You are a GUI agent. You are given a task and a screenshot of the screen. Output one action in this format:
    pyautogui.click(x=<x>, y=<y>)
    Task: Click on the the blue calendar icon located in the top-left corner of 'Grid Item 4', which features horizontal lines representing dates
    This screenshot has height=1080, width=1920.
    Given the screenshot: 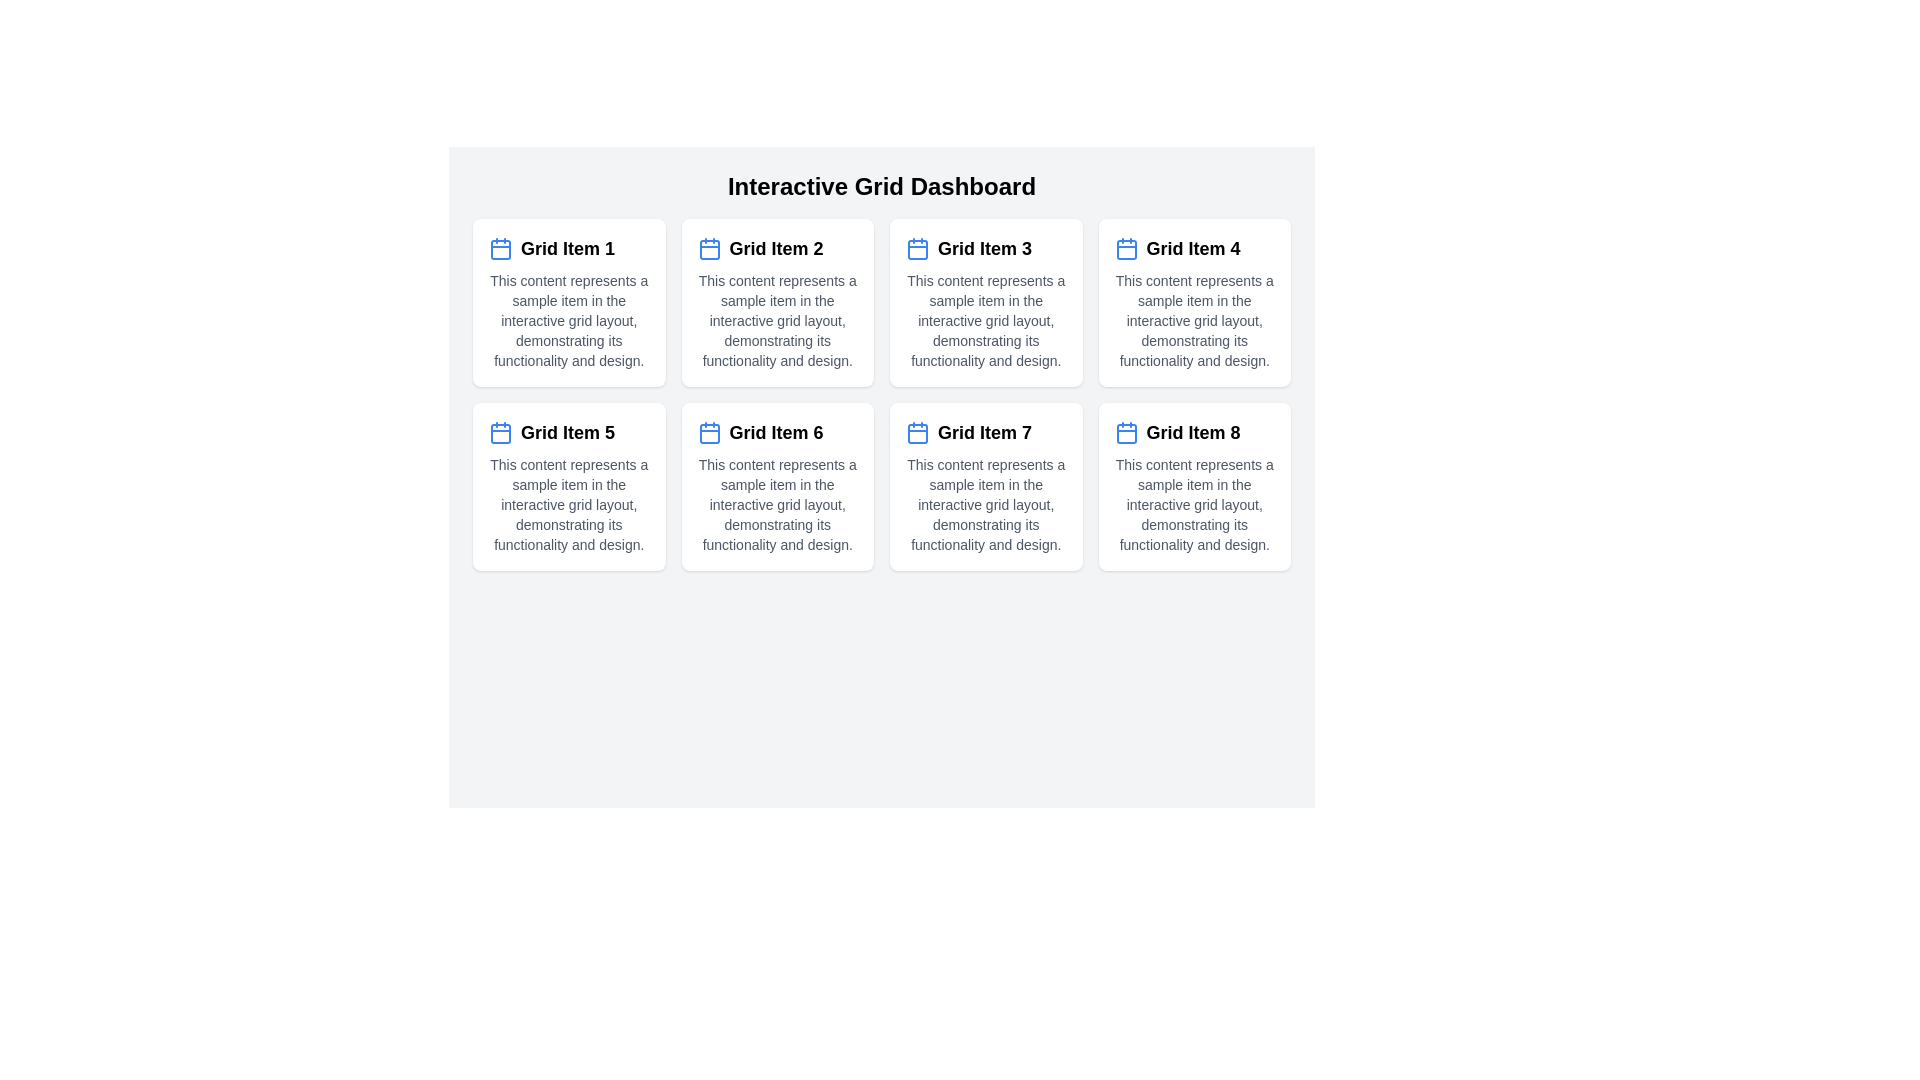 What is the action you would take?
    pyautogui.click(x=1126, y=248)
    